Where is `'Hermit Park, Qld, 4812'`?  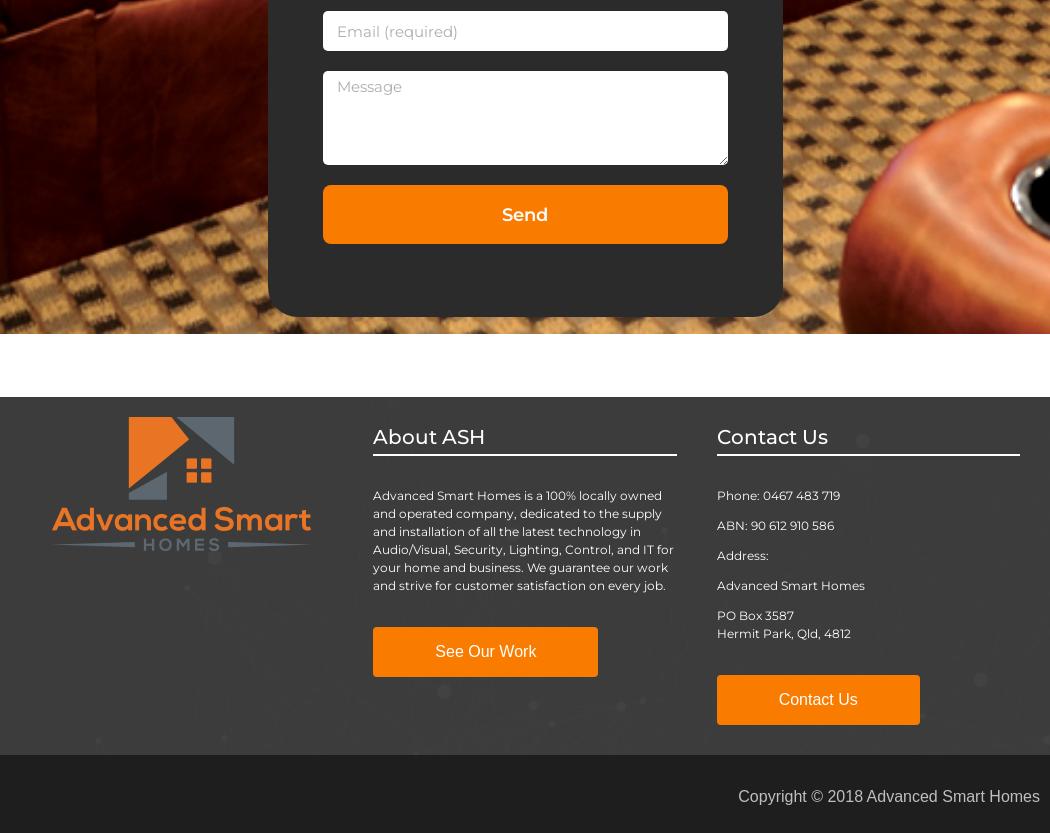 'Hermit Park, Qld, 4812' is located at coordinates (782, 633).